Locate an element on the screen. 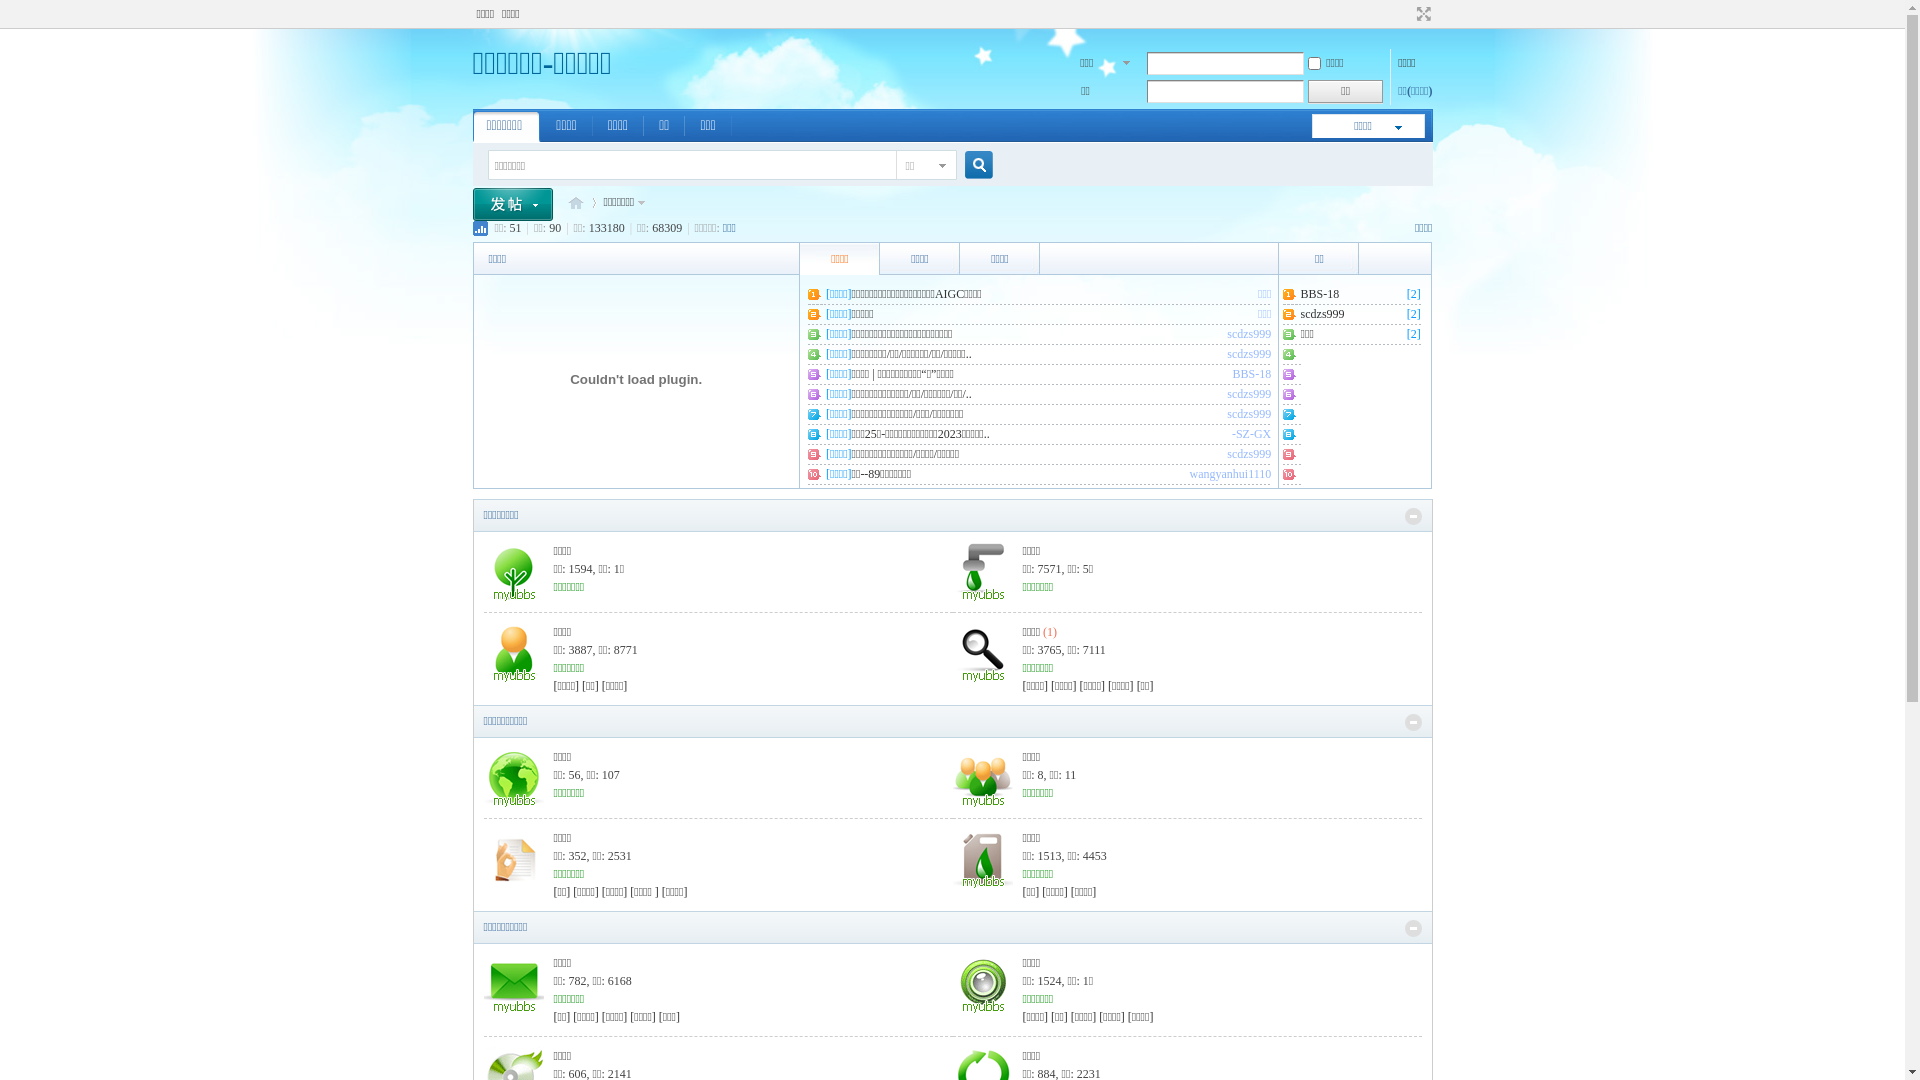 This screenshot has width=1920, height=1080. 'scdzs999' is located at coordinates (1247, 393).